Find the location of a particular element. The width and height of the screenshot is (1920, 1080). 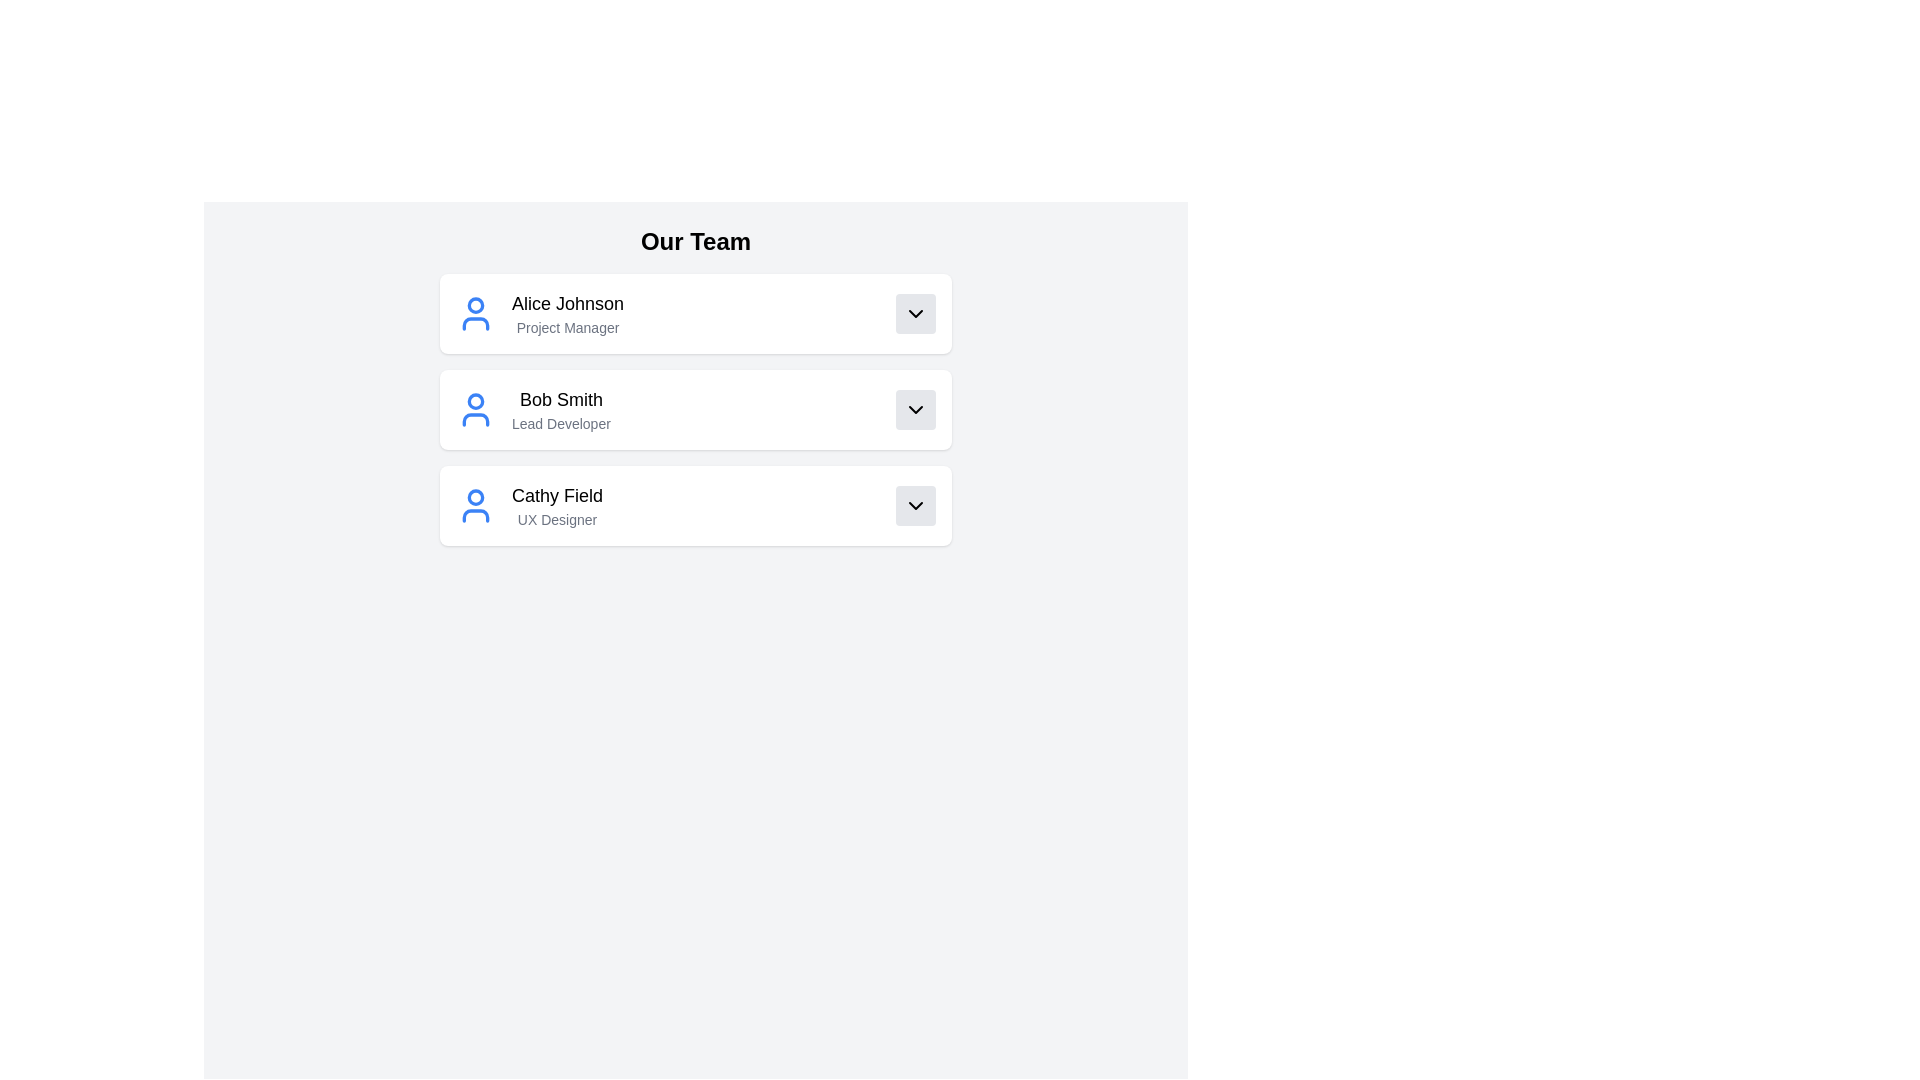

the chevron icon located on the far right of the 'Cathy Field UX Designer' row is located at coordinates (915, 504).